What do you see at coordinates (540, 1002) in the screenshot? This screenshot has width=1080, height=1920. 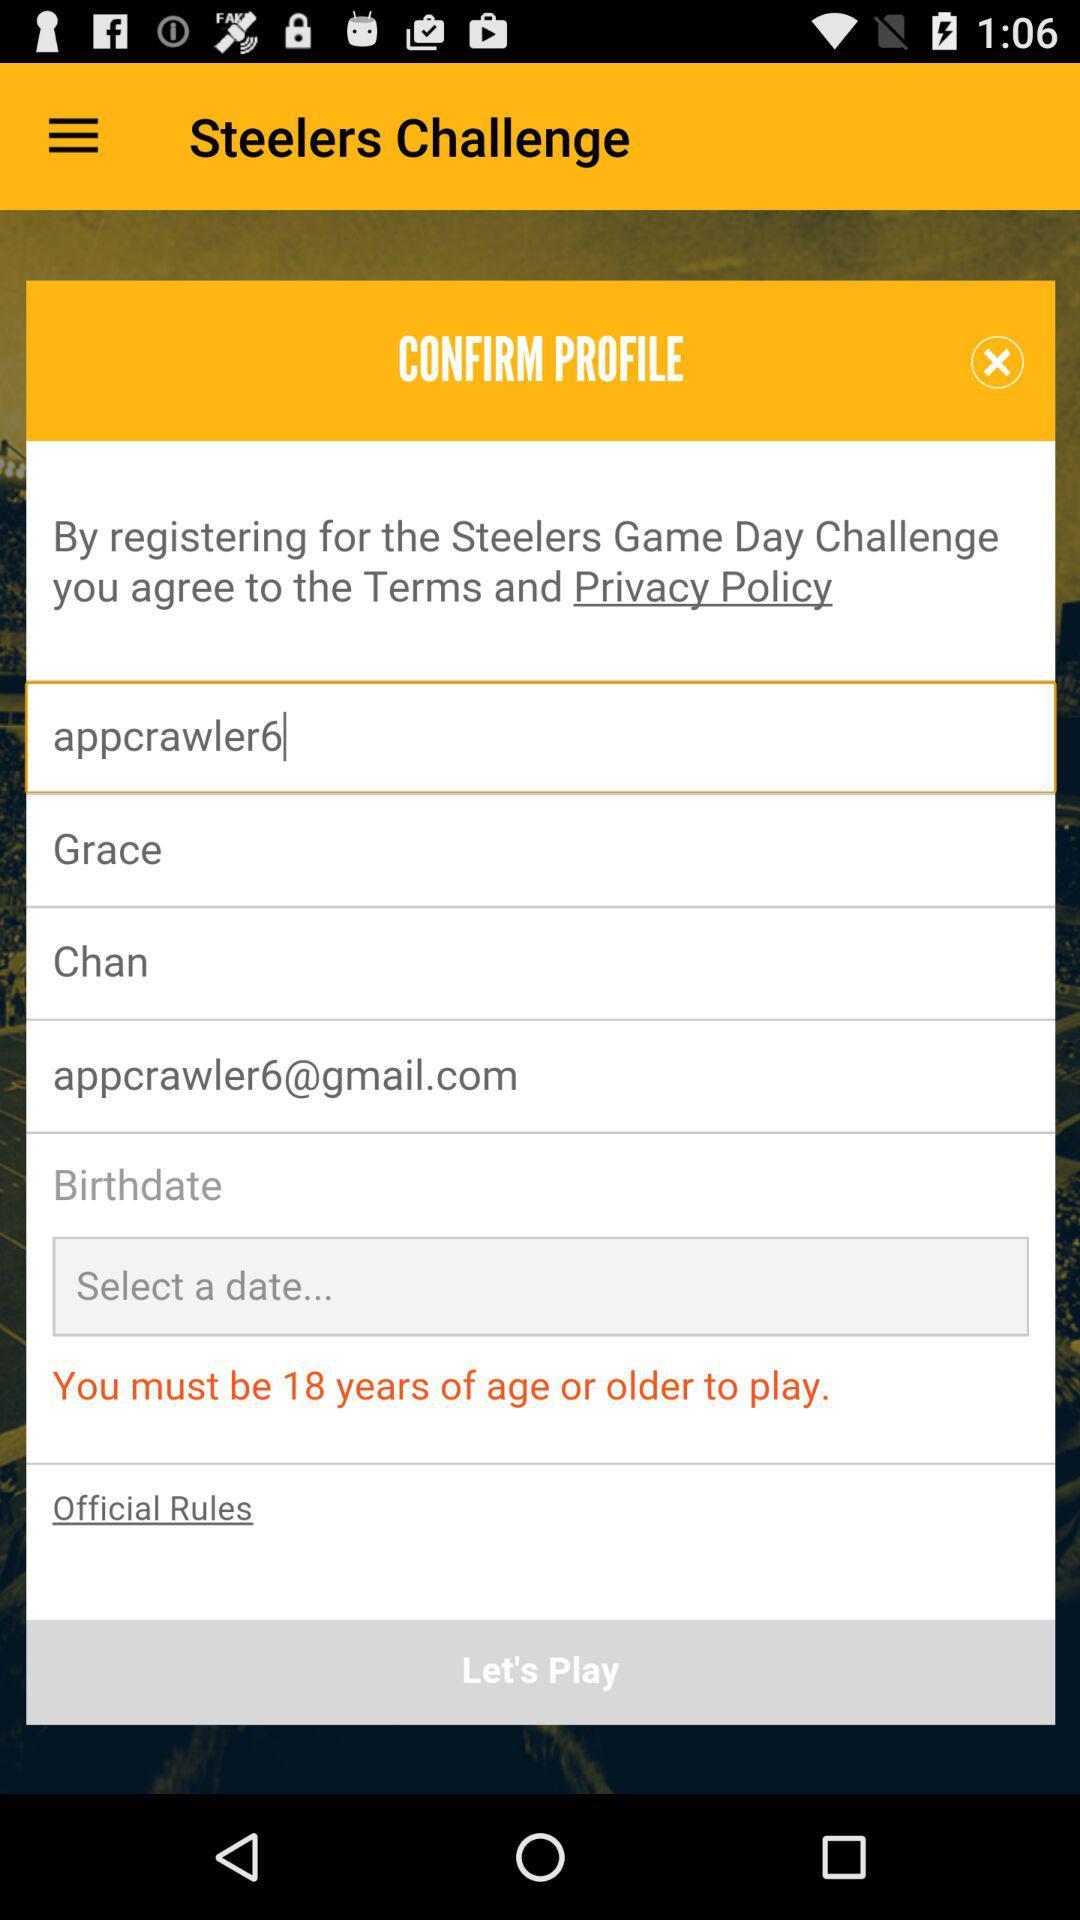 I see `profile` at bounding box center [540, 1002].